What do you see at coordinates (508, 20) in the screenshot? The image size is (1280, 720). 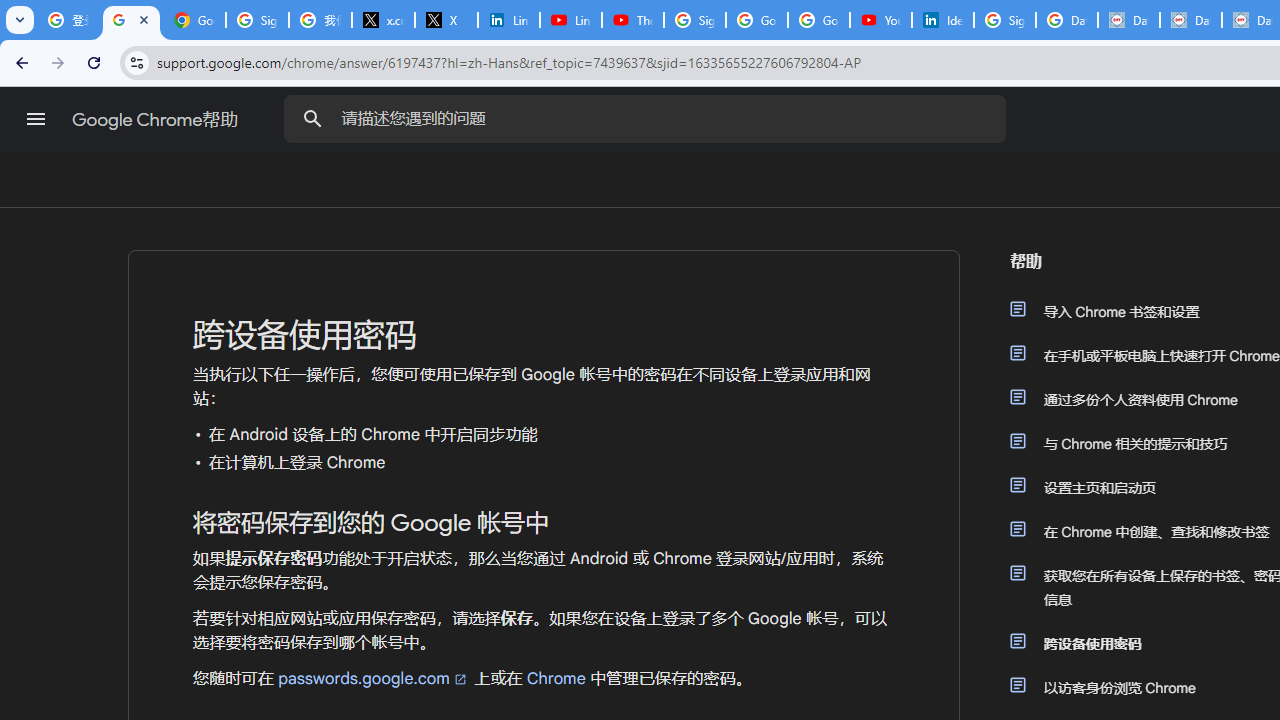 I see `'LinkedIn Privacy Policy'` at bounding box center [508, 20].